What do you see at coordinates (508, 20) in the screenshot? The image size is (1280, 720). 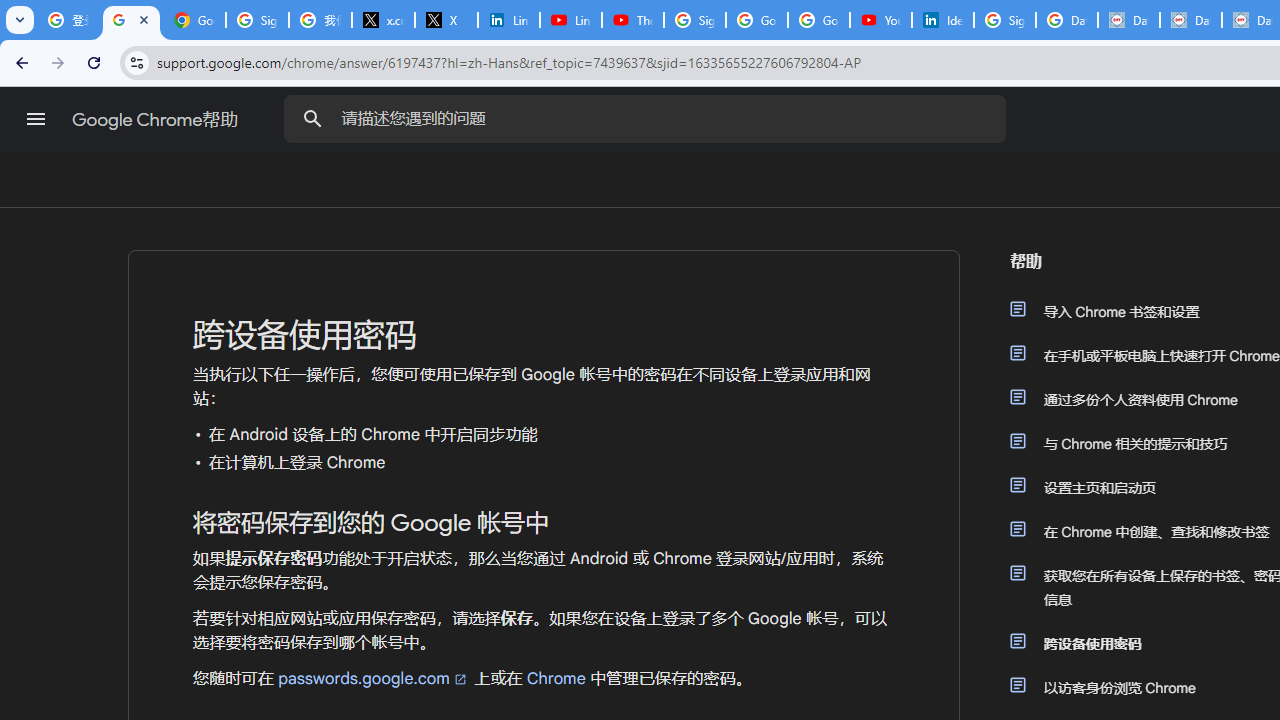 I see `'LinkedIn Privacy Policy'` at bounding box center [508, 20].